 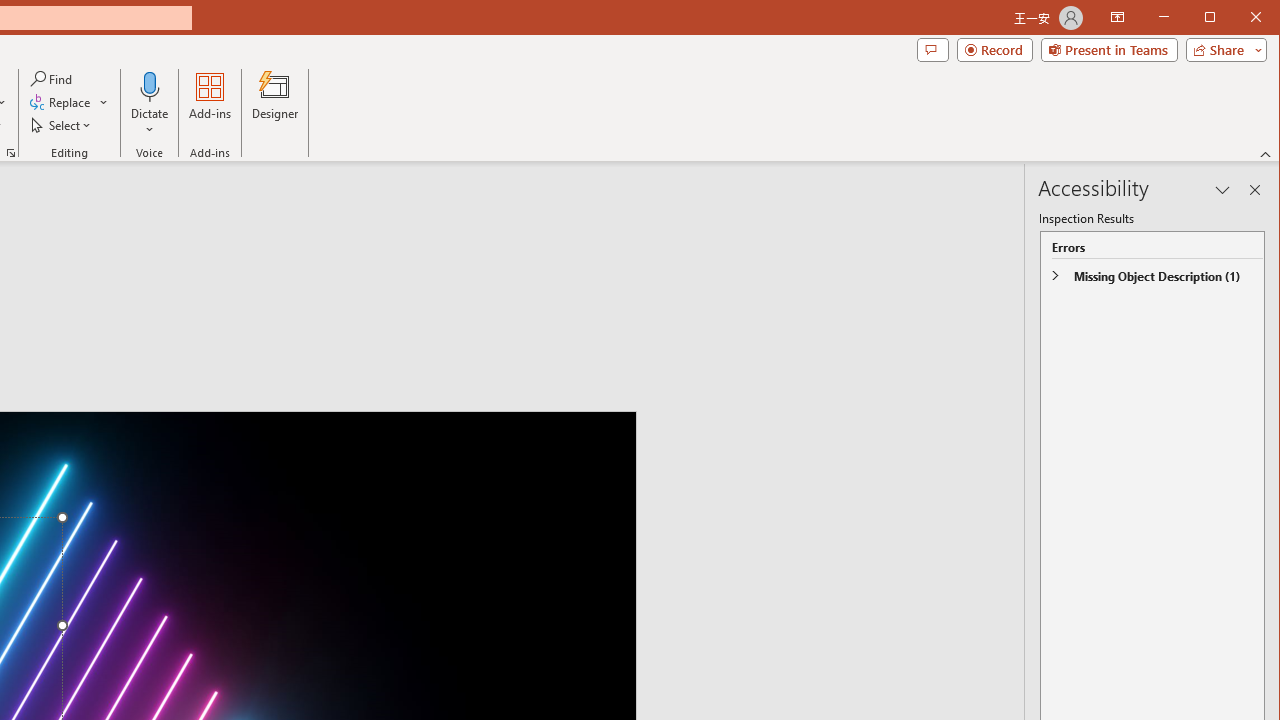 What do you see at coordinates (1238, 19) in the screenshot?
I see `'Maximize'` at bounding box center [1238, 19].